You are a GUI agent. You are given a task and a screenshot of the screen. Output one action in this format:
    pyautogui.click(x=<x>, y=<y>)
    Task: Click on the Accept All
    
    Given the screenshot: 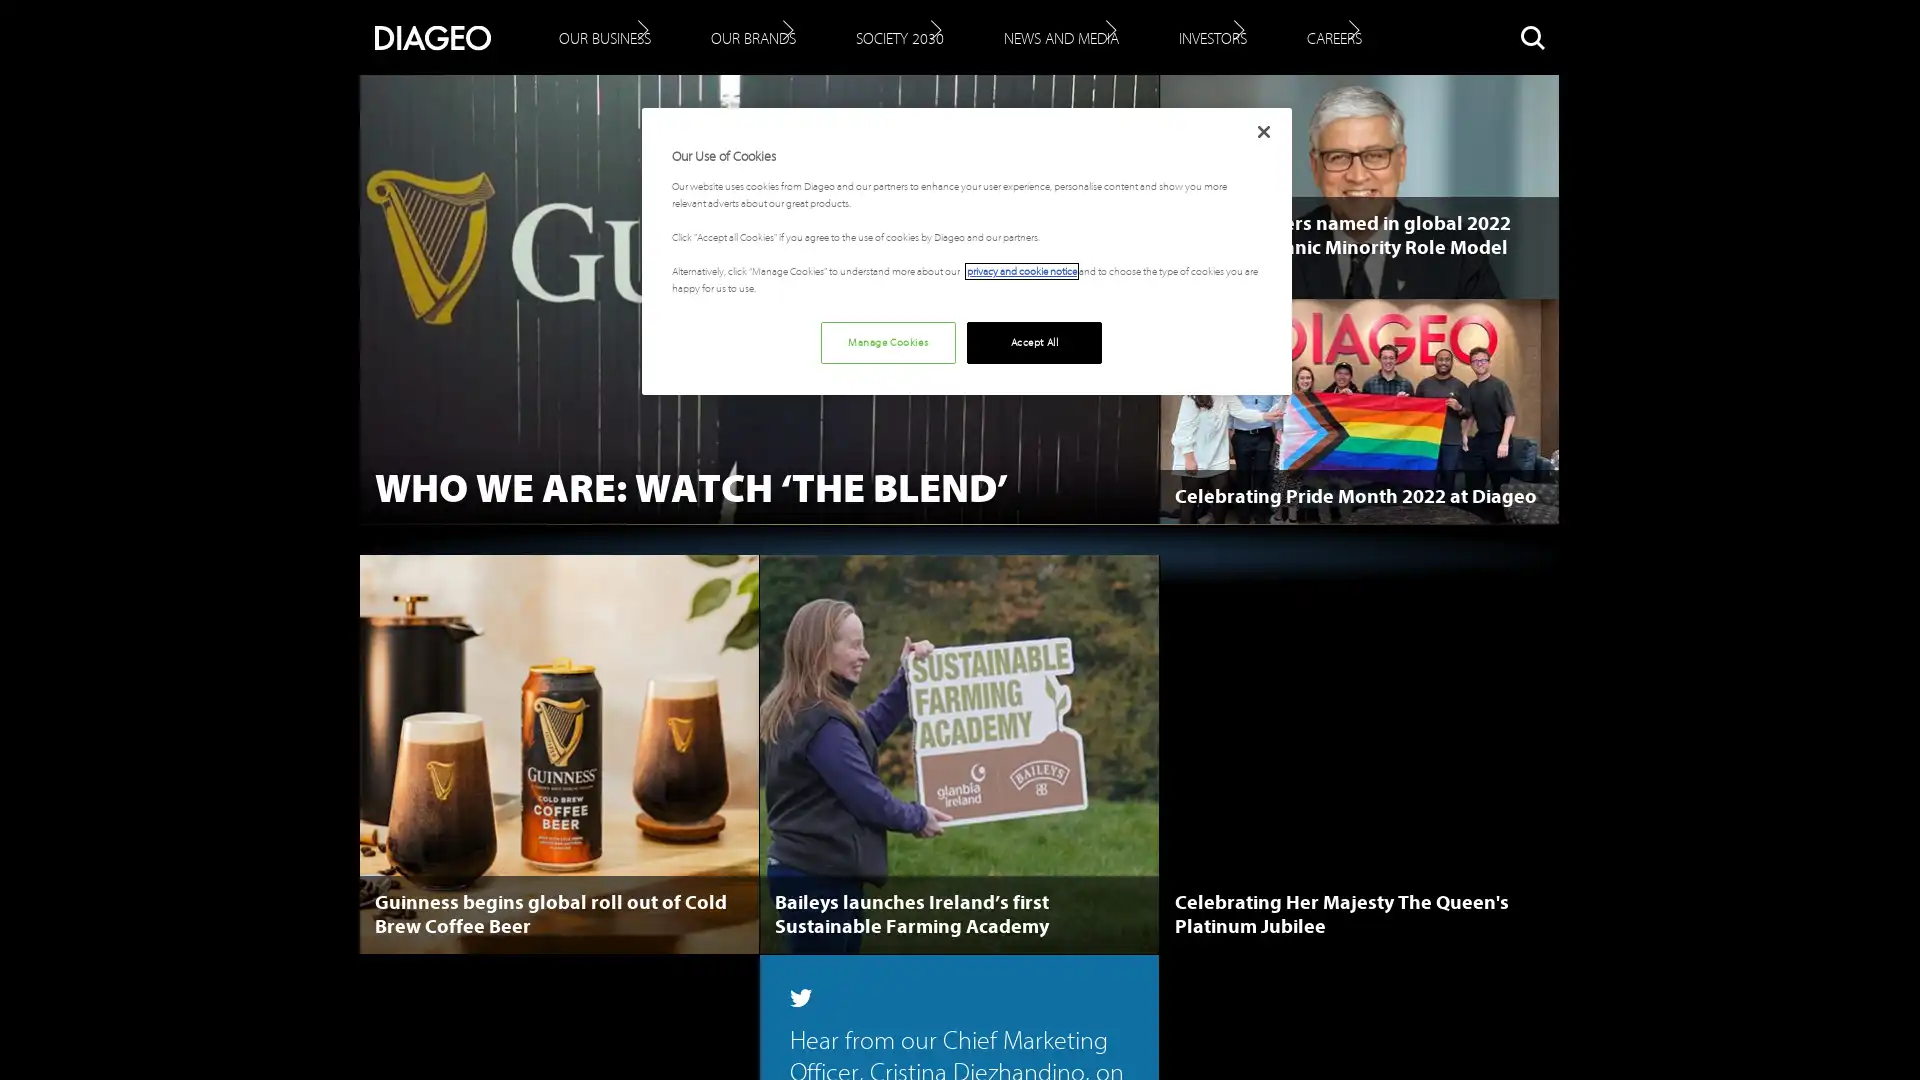 What is the action you would take?
    pyautogui.click(x=1034, y=341)
    